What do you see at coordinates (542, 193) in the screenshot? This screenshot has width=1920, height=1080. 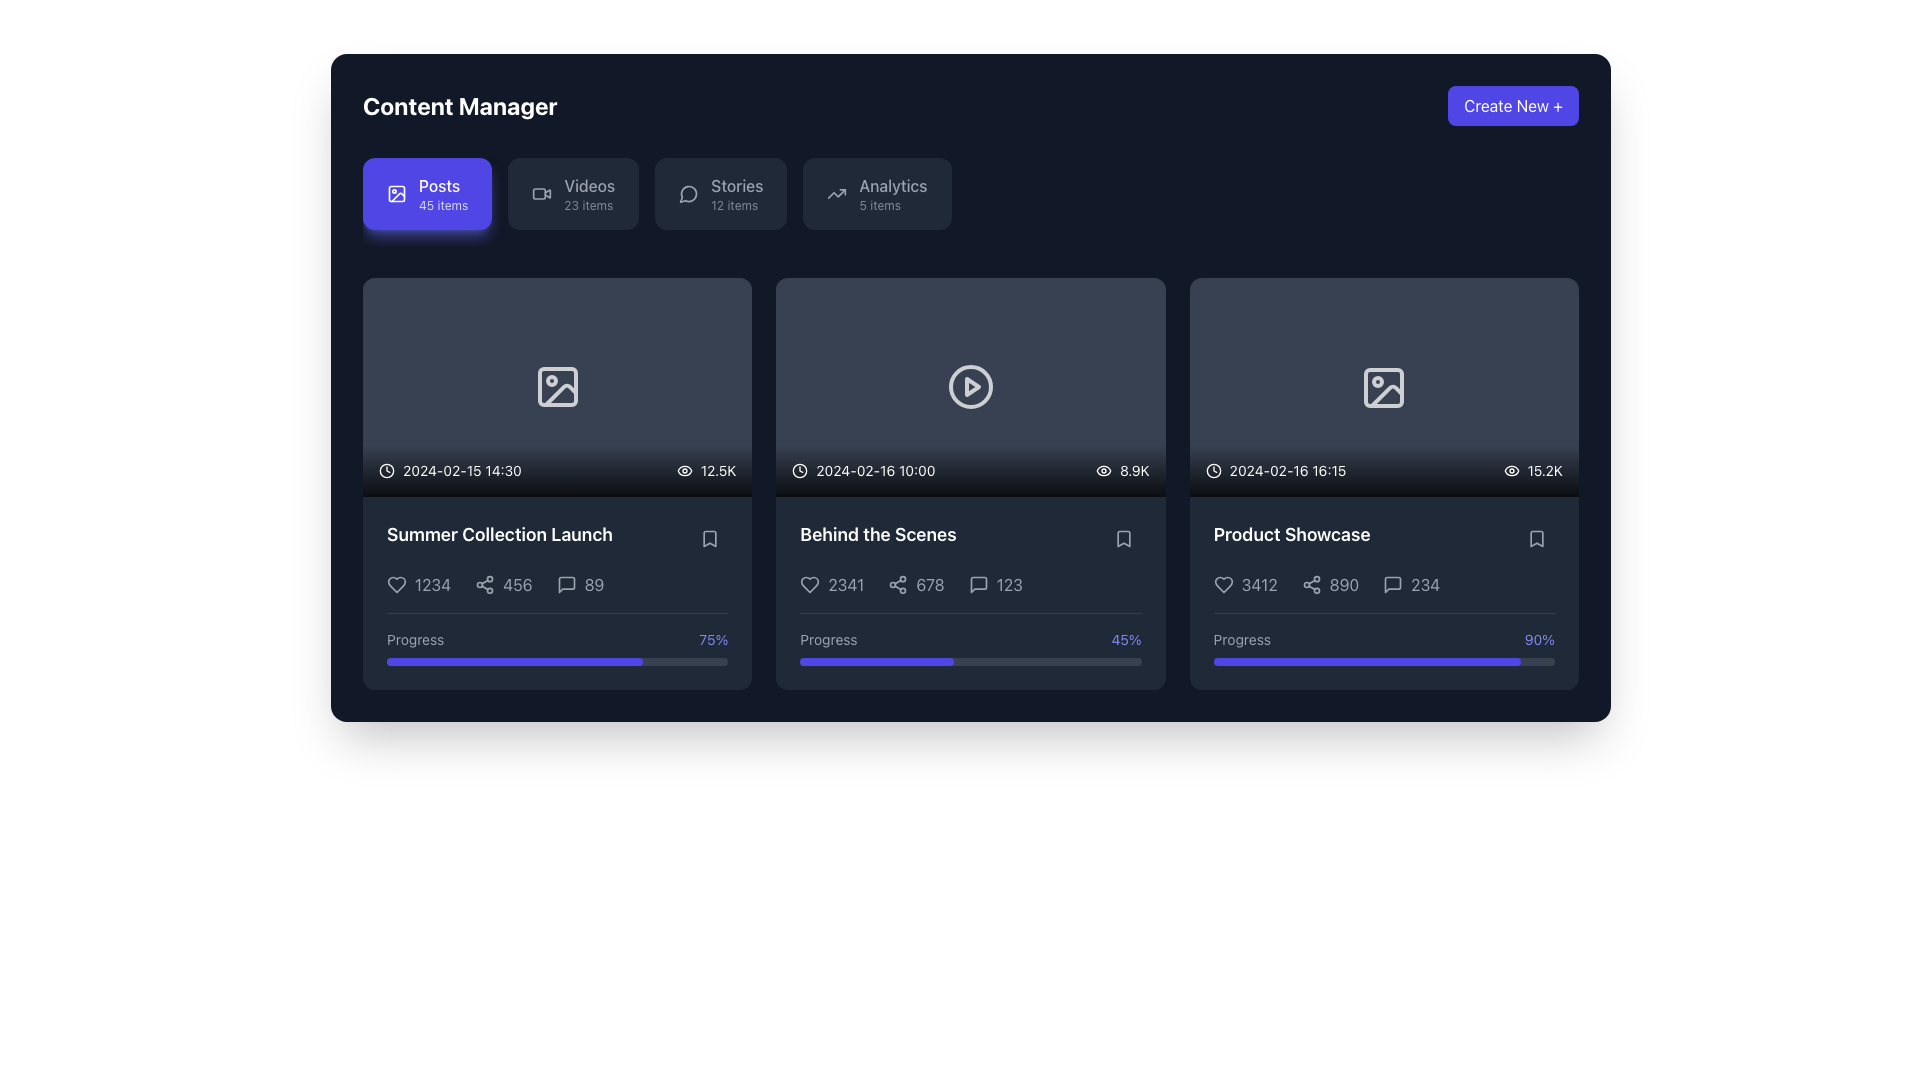 I see `the video camera icon within the 'Videos 23 items' button, which is styled with a simple and clean appearance and is part of a horizontal navigation bar` at bounding box center [542, 193].